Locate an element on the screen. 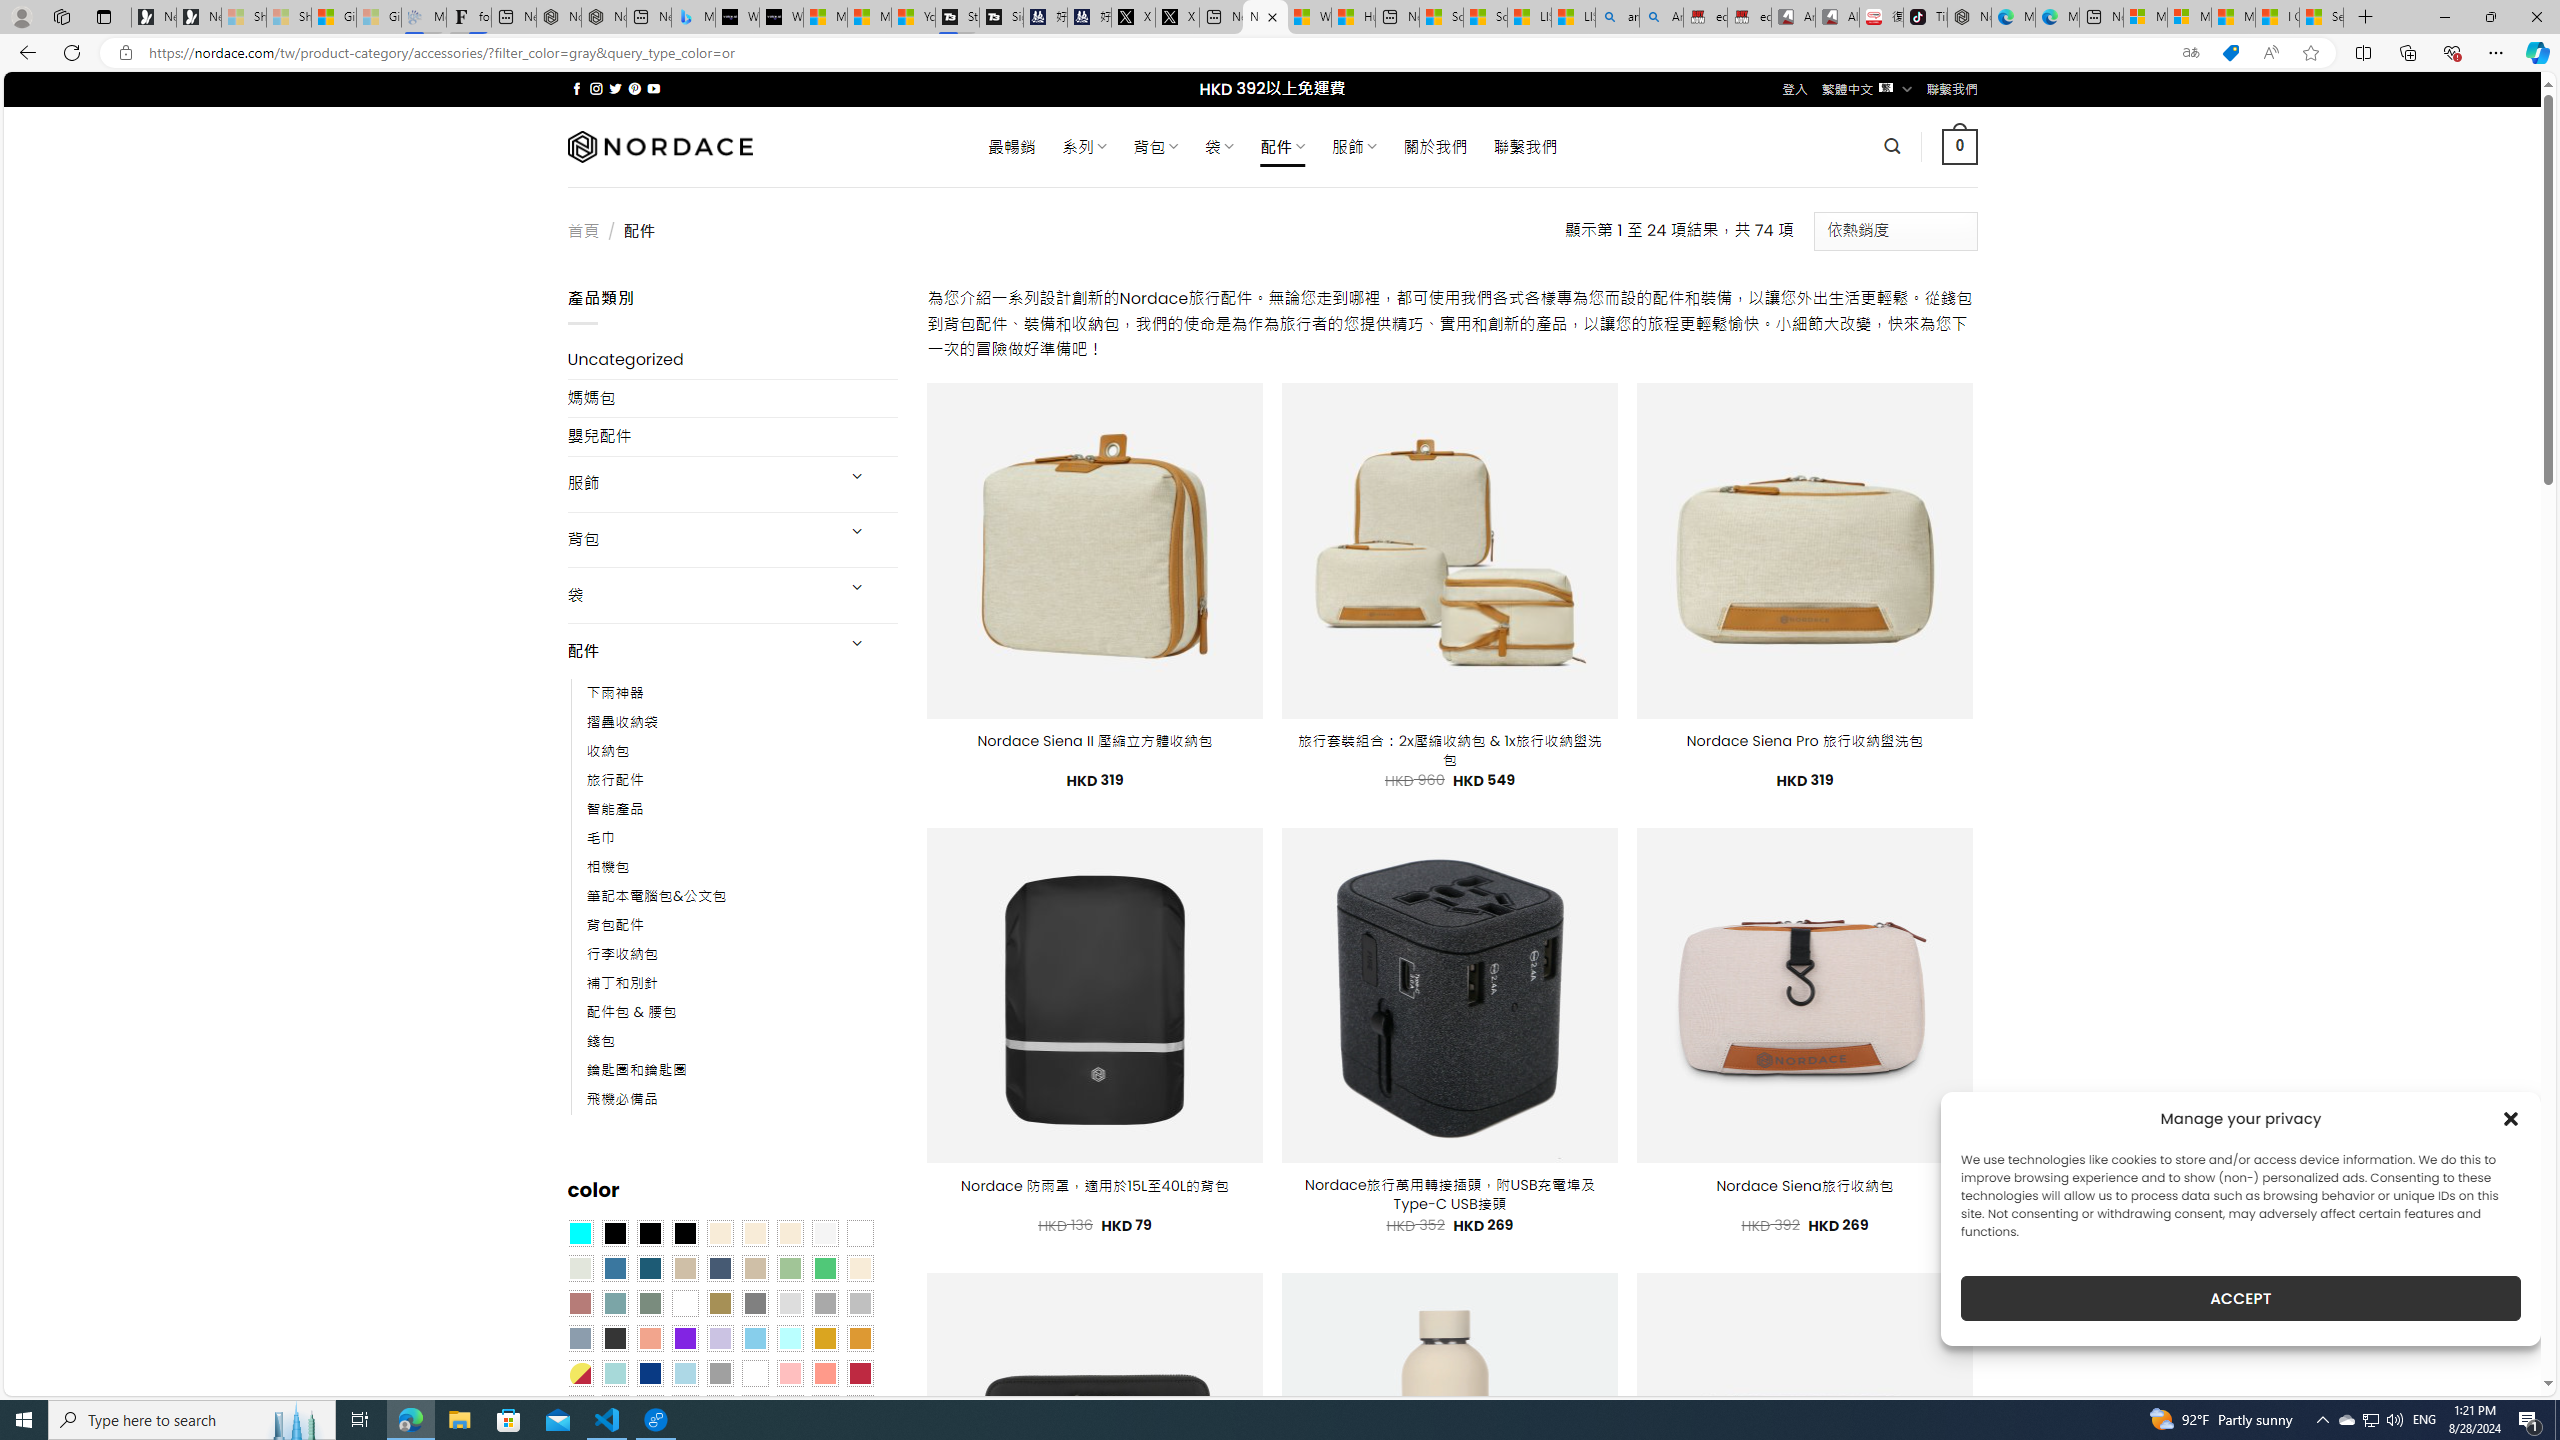  'Cream' is located at coordinates (790, 1233).